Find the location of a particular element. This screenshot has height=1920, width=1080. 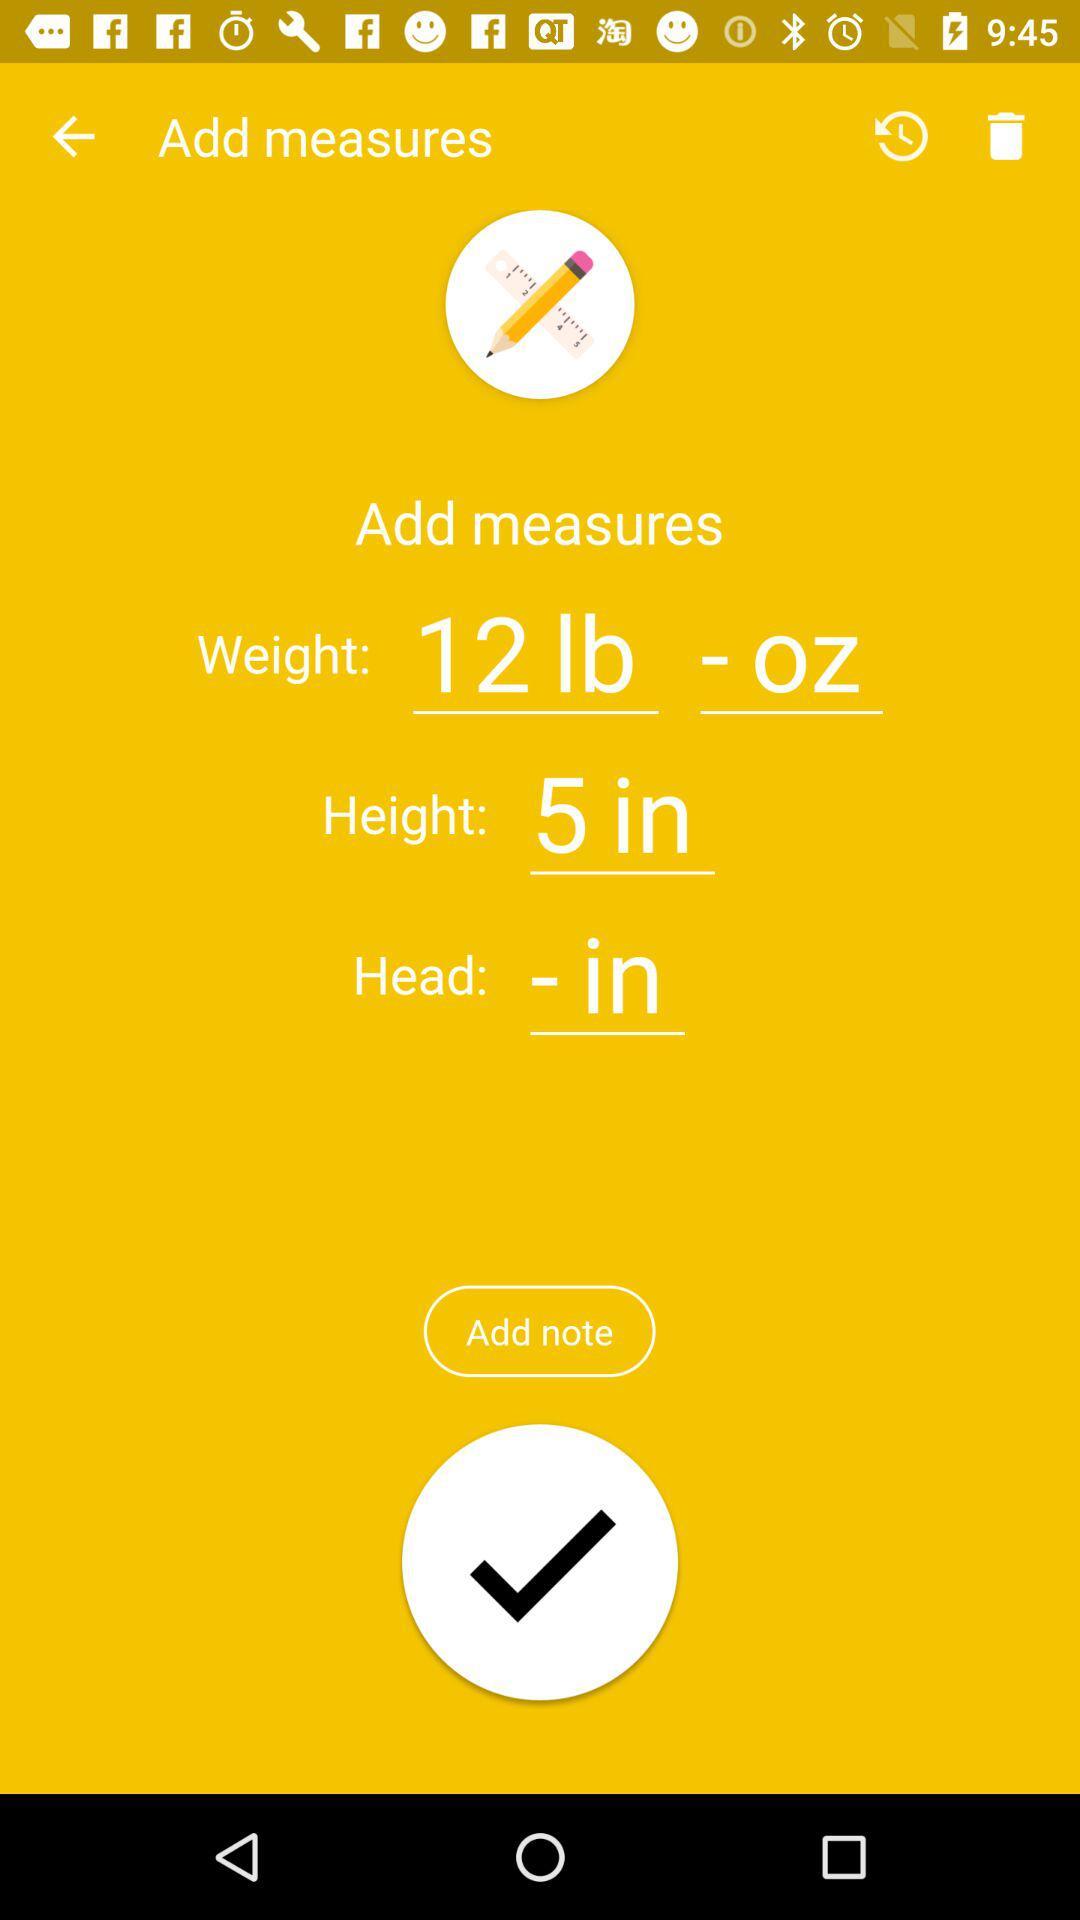

add note is located at coordinates (538, 1331).